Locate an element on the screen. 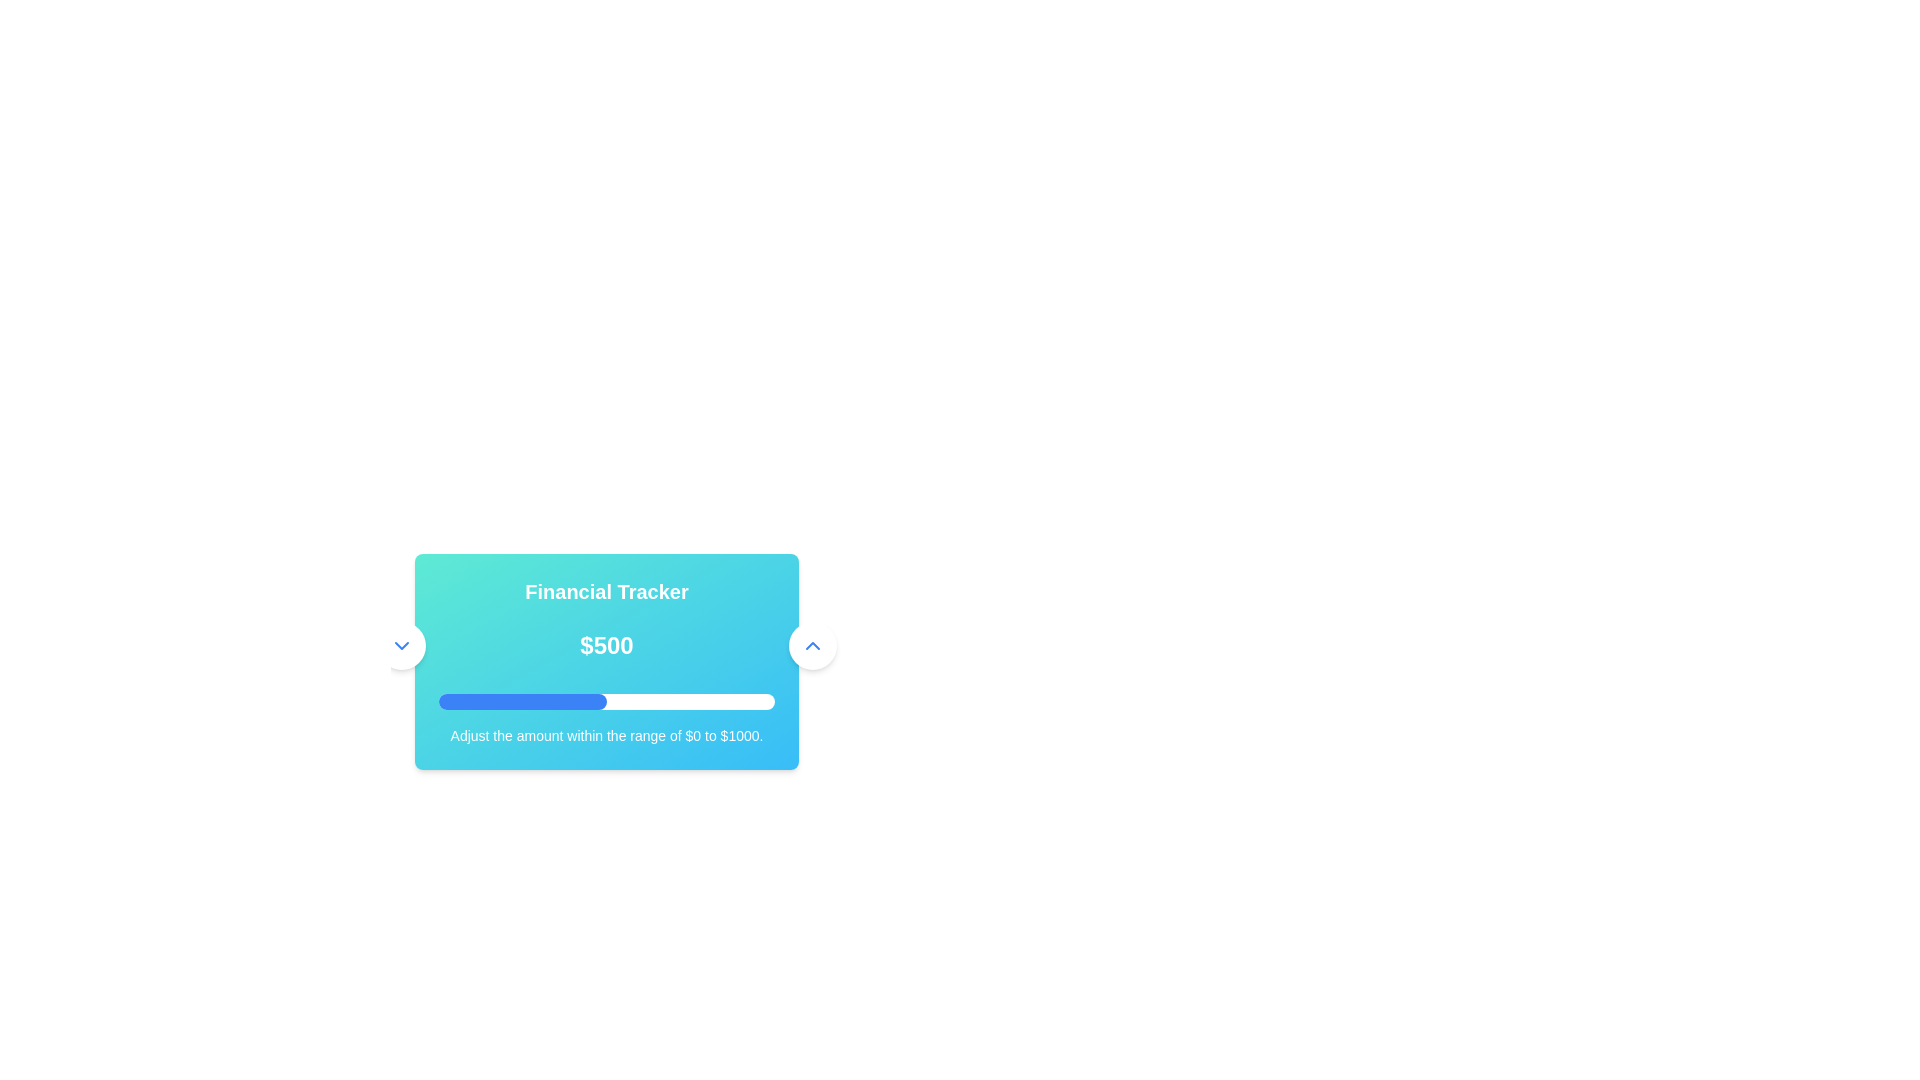 The image size is (1920, 1080). displayed value in the Numeric Display Field located in the Financial Tracker interface, positioned centrally between increment and decrement icons is located at coordinates (605, 645).